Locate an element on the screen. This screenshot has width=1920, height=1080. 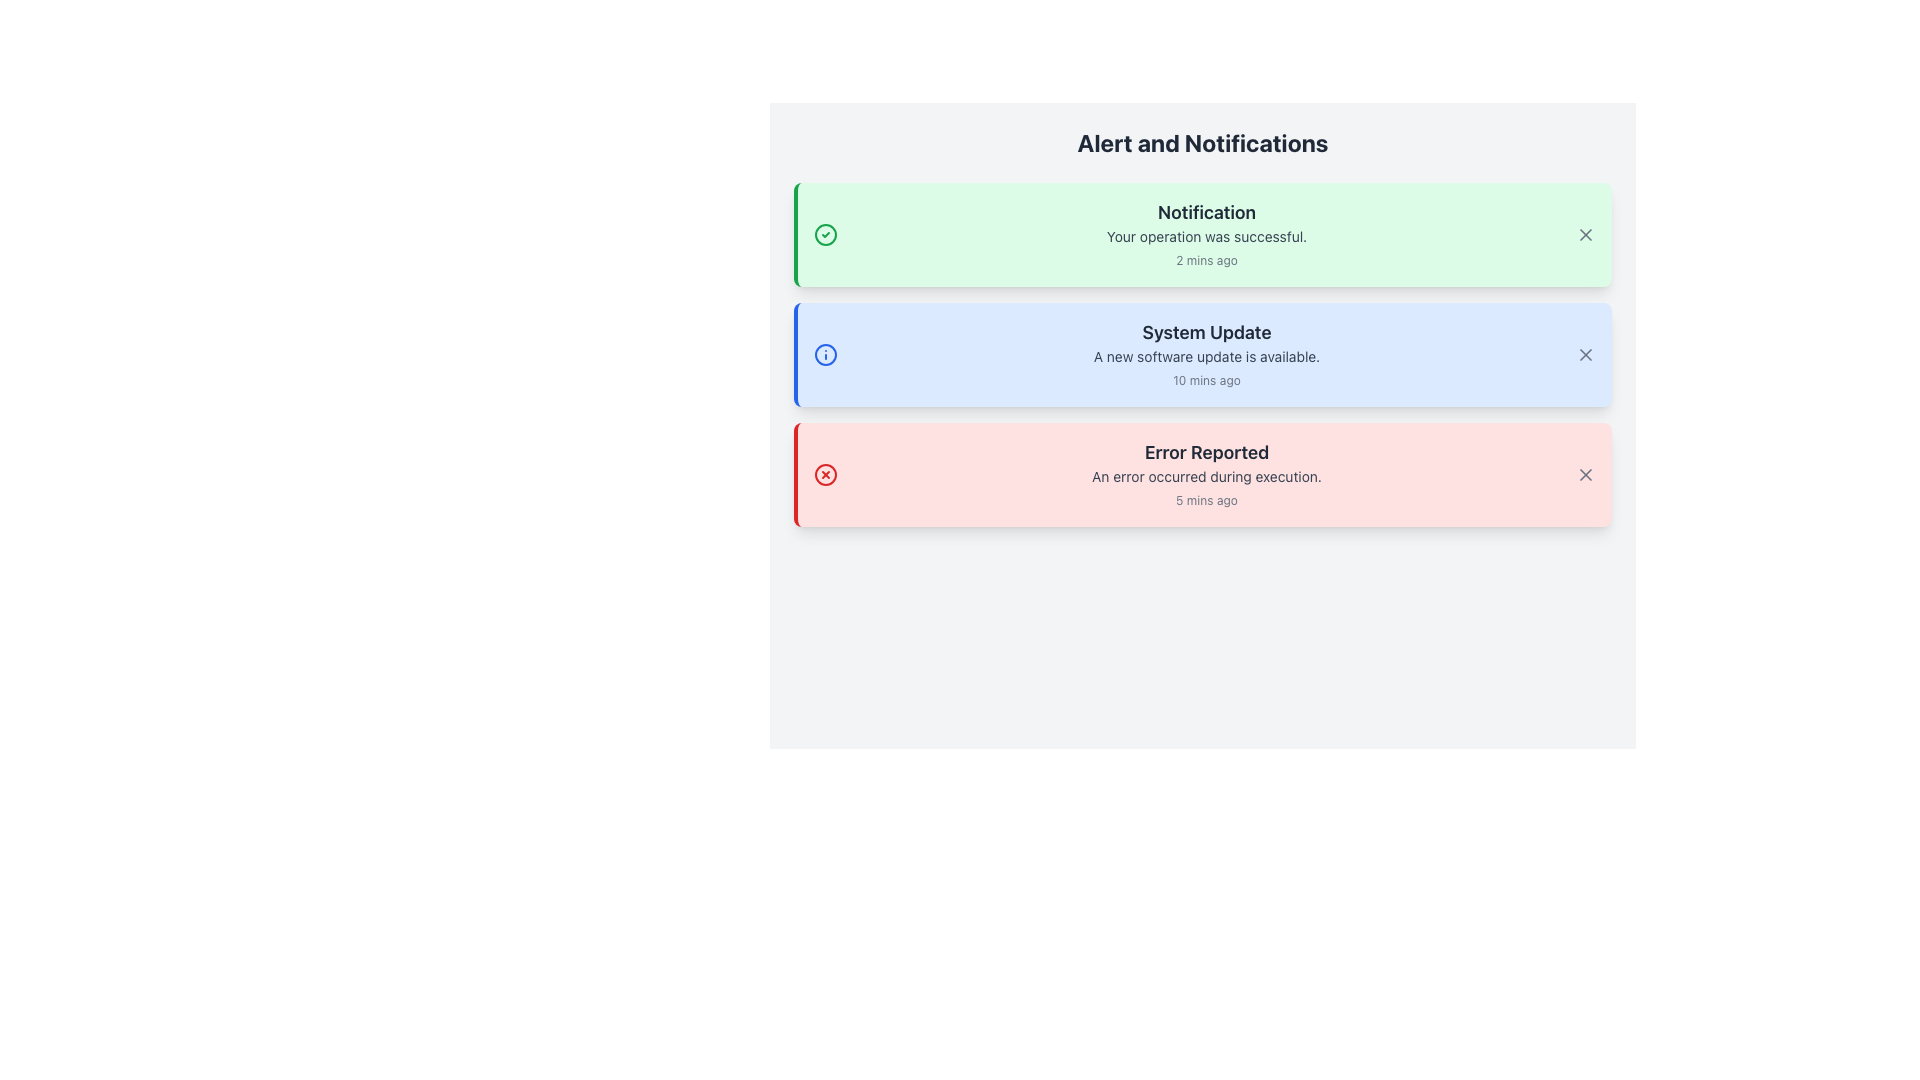
the cross-shaped red outlined button located in the top-right corner of the pink 'Error Reported' notification card is located at coordinates (1584, 474).